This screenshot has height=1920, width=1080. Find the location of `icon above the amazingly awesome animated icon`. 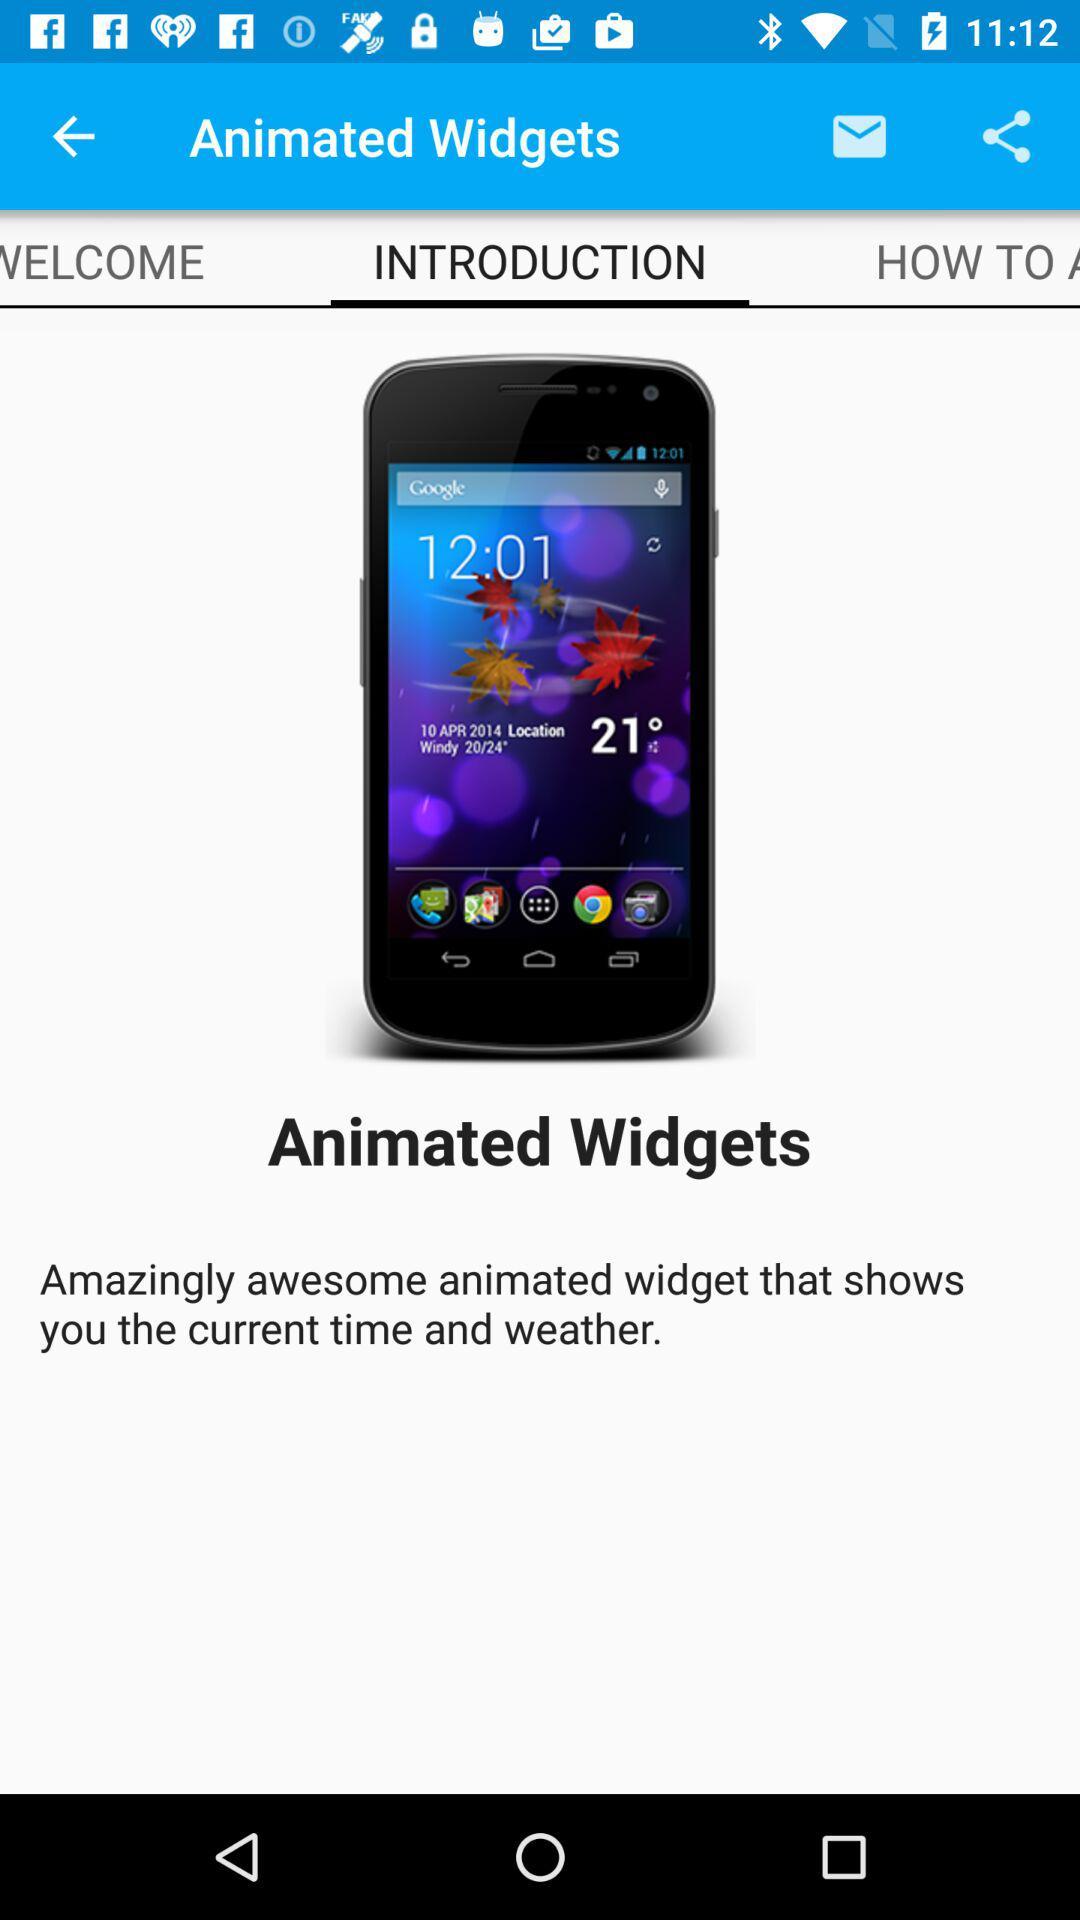

icon above the amazingly awesome animated icon is located at coordinates (102, 259).